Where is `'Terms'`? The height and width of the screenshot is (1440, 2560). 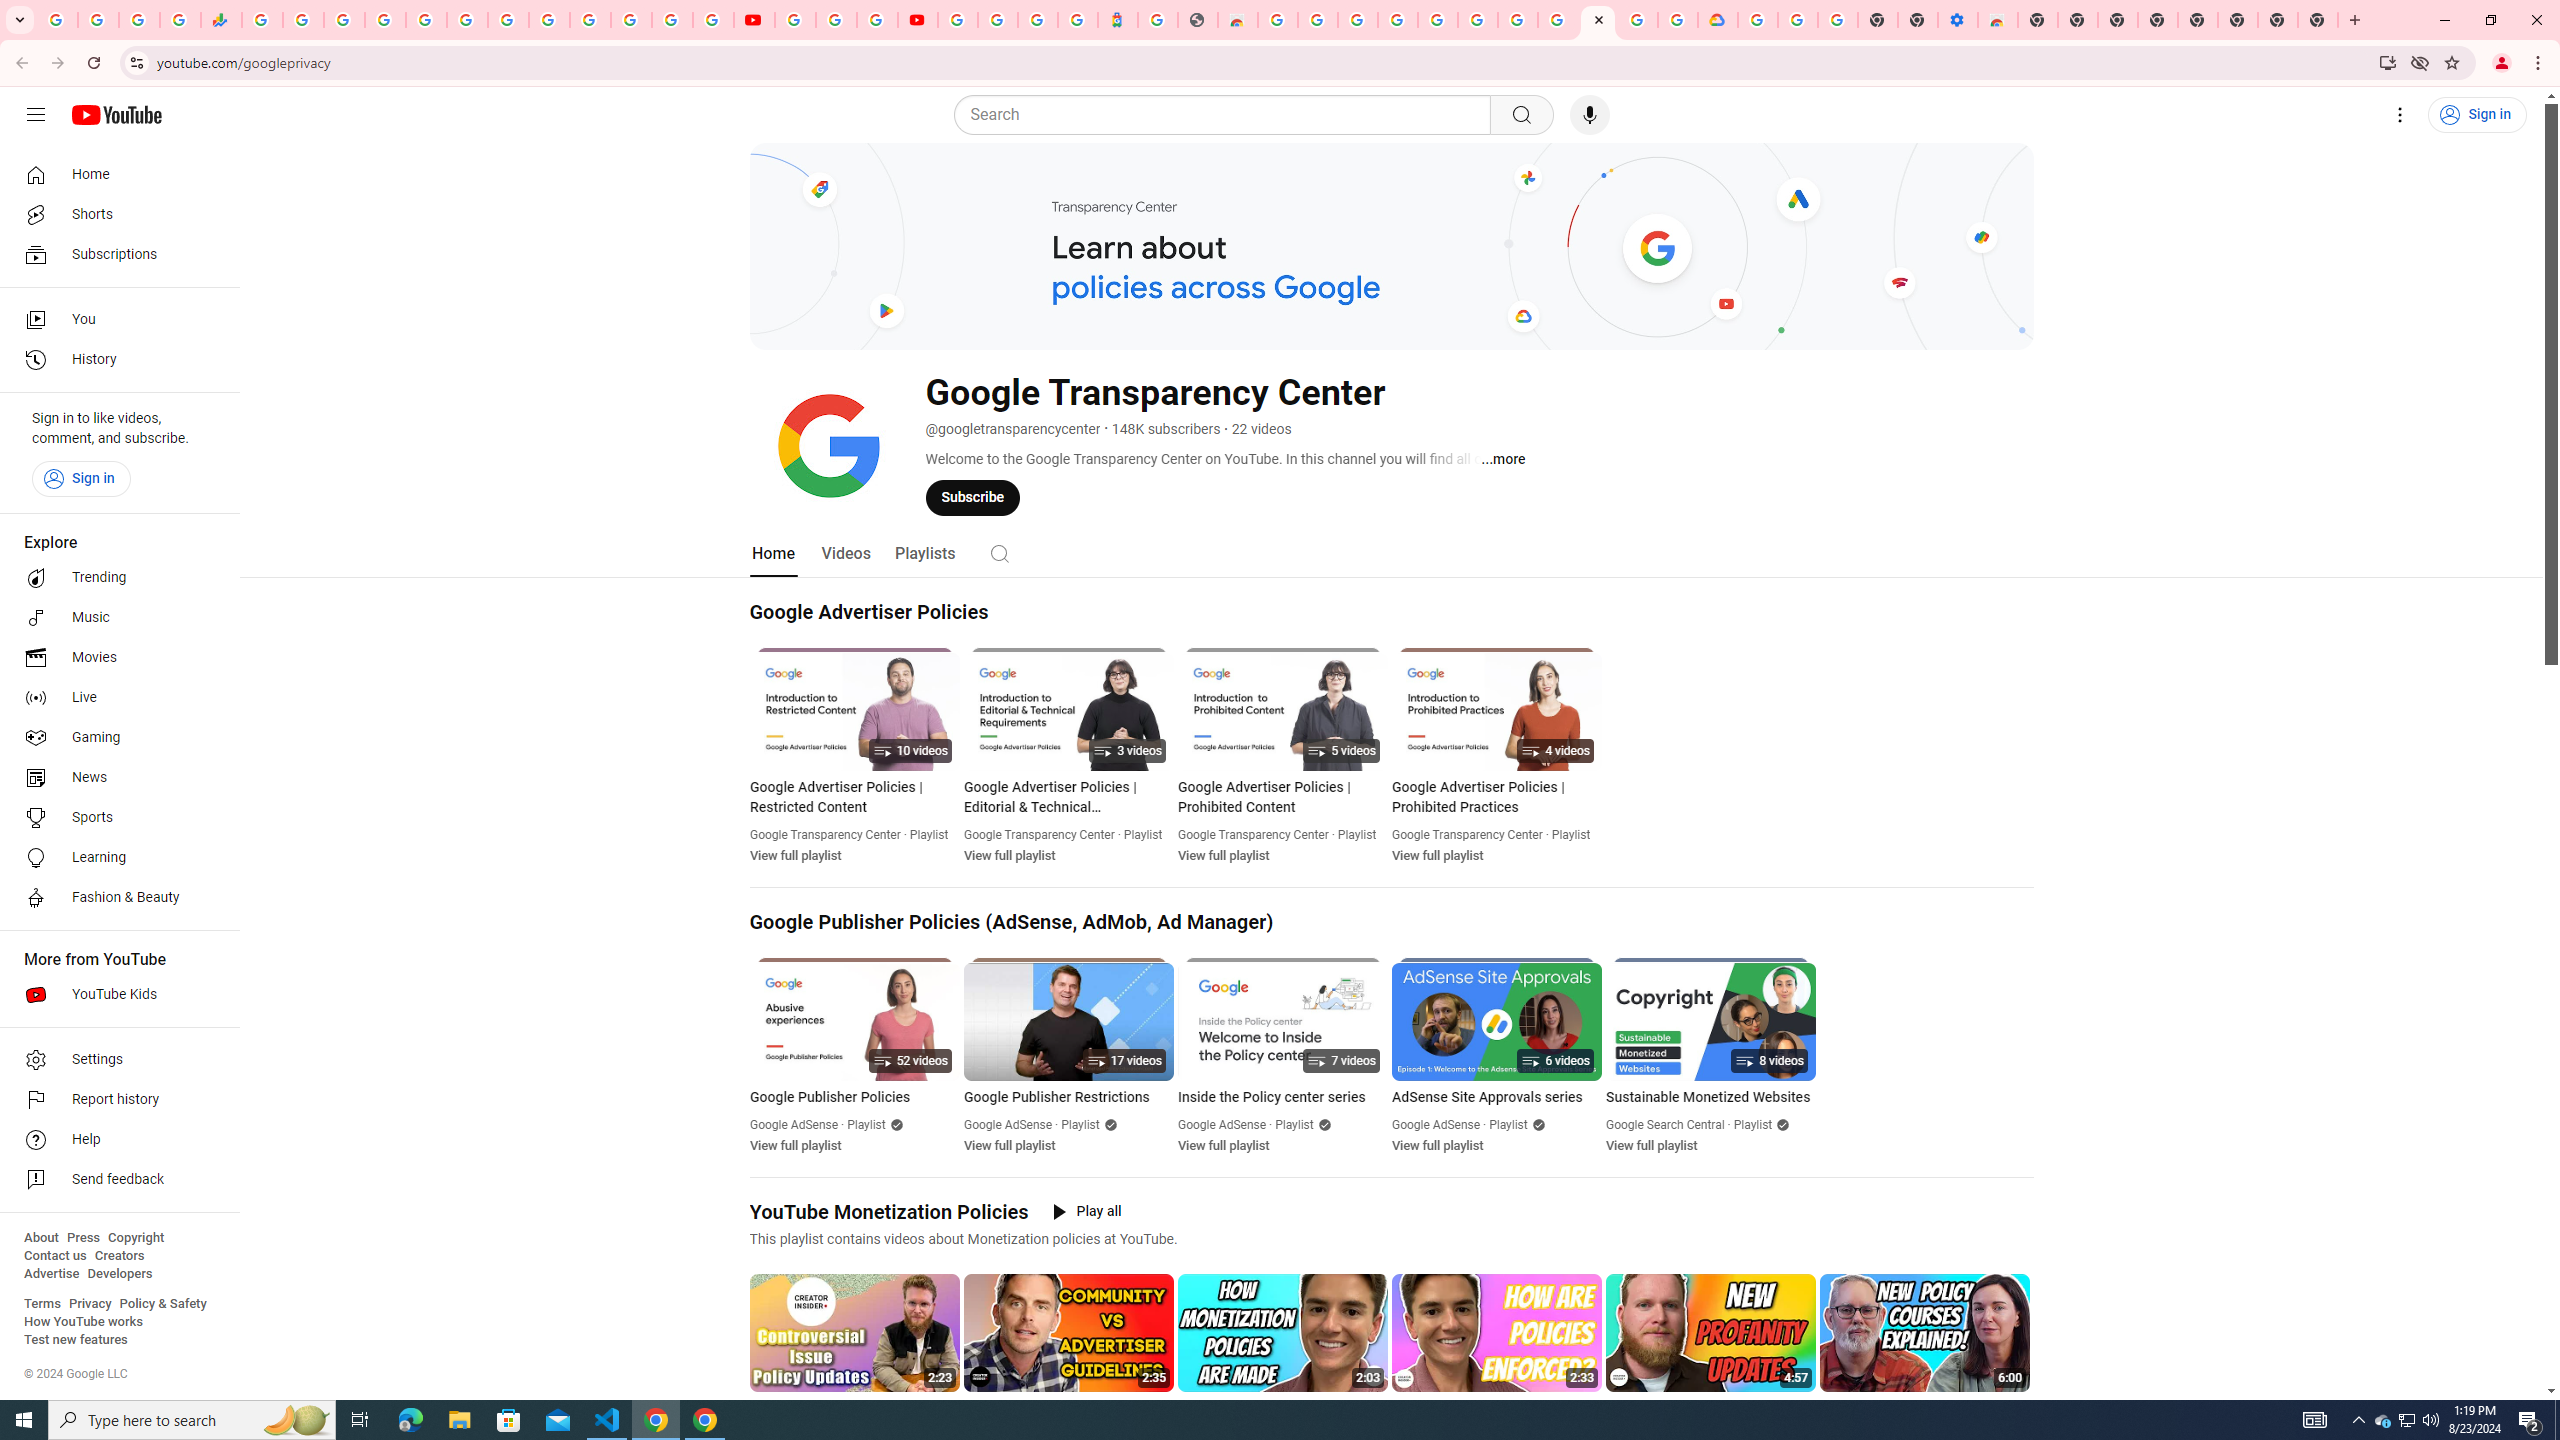
'Terms' is located at coordinates (41, 1302).